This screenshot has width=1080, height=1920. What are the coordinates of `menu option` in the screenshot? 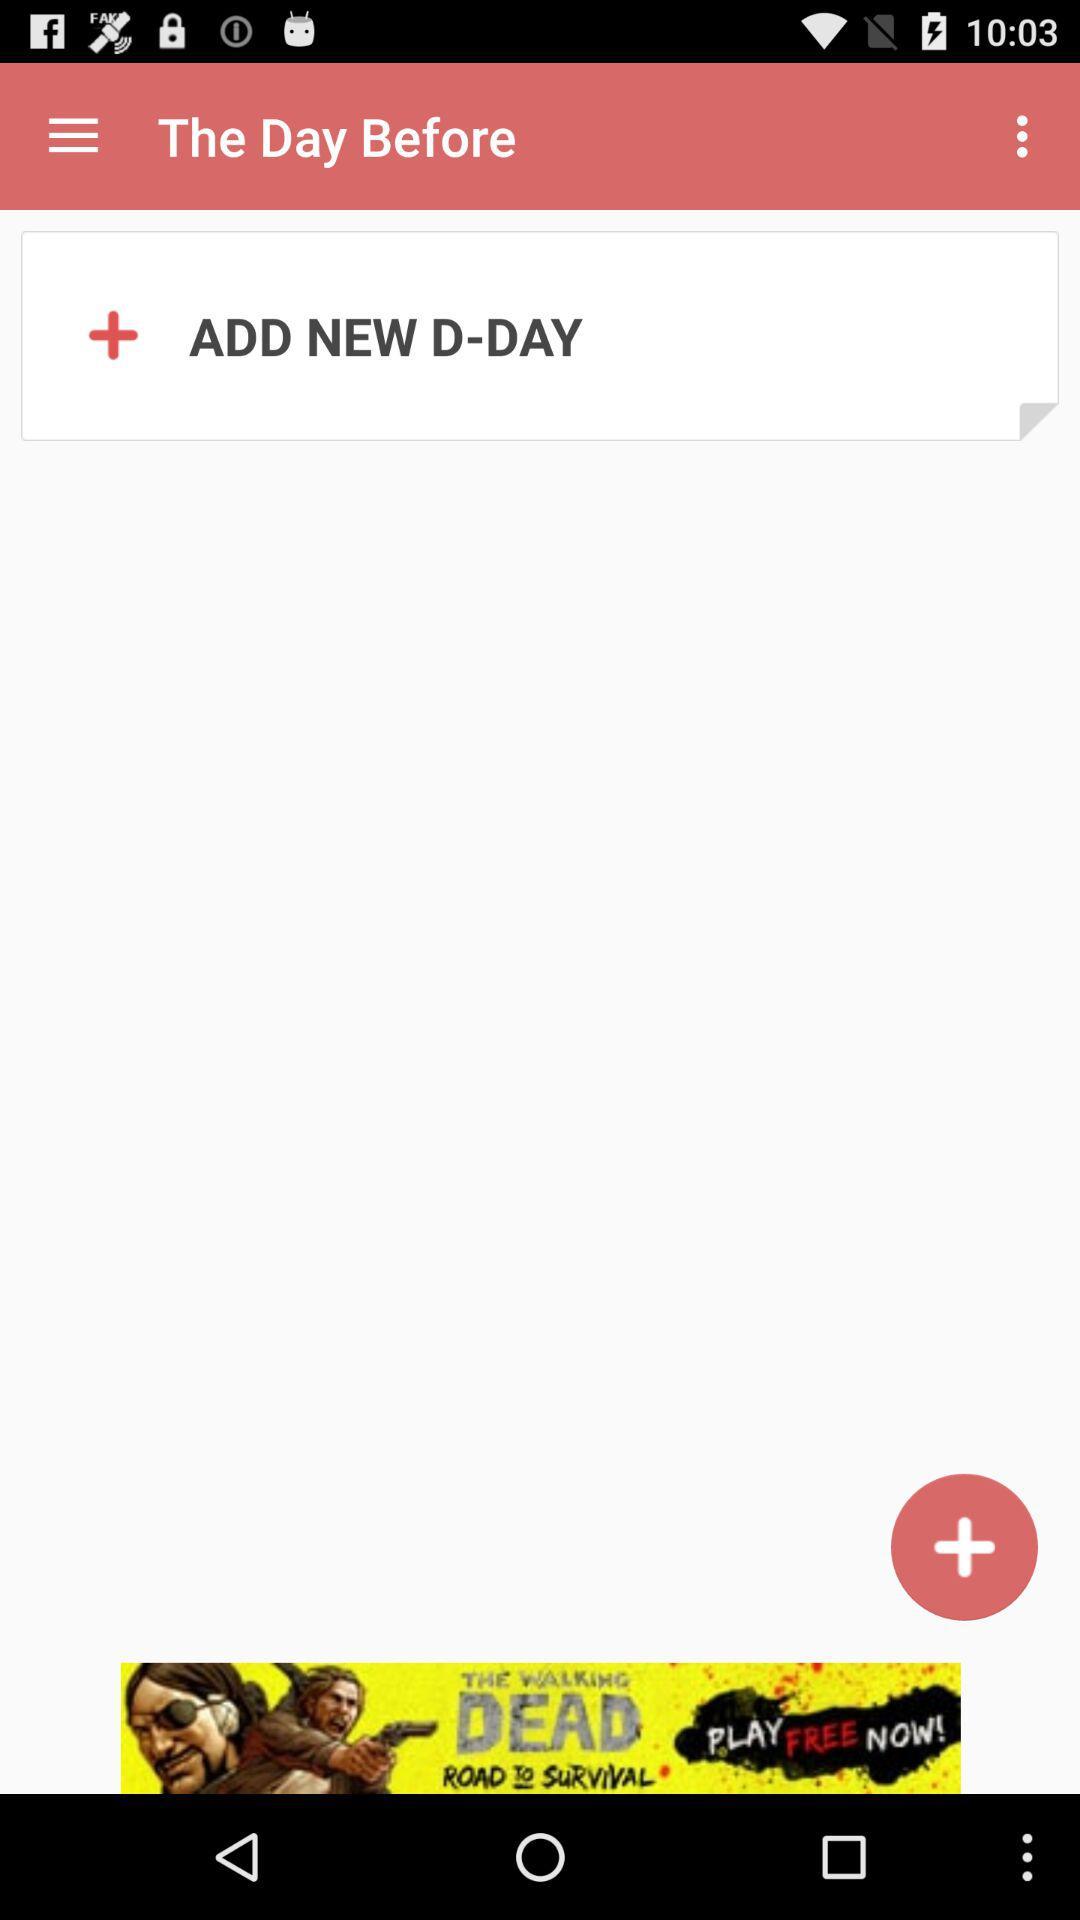 It's located at (72, 135).